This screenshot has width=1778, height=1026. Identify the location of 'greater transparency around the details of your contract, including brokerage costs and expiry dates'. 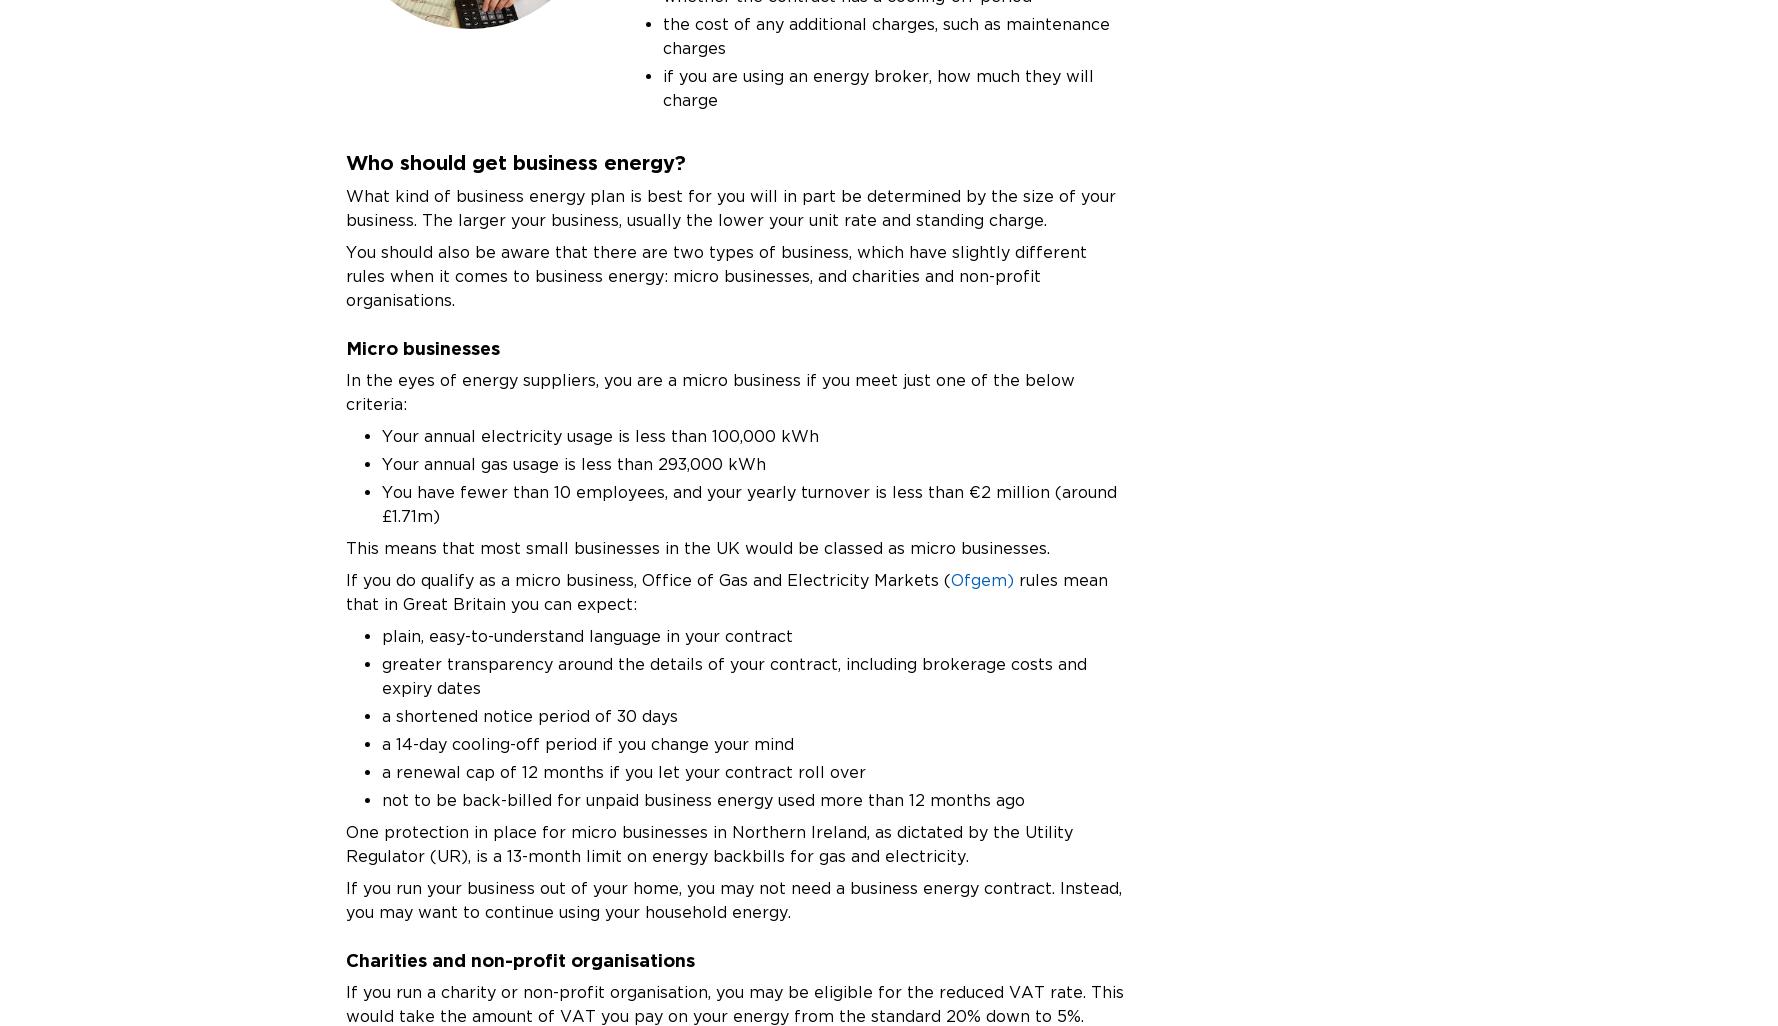
(733, 674).